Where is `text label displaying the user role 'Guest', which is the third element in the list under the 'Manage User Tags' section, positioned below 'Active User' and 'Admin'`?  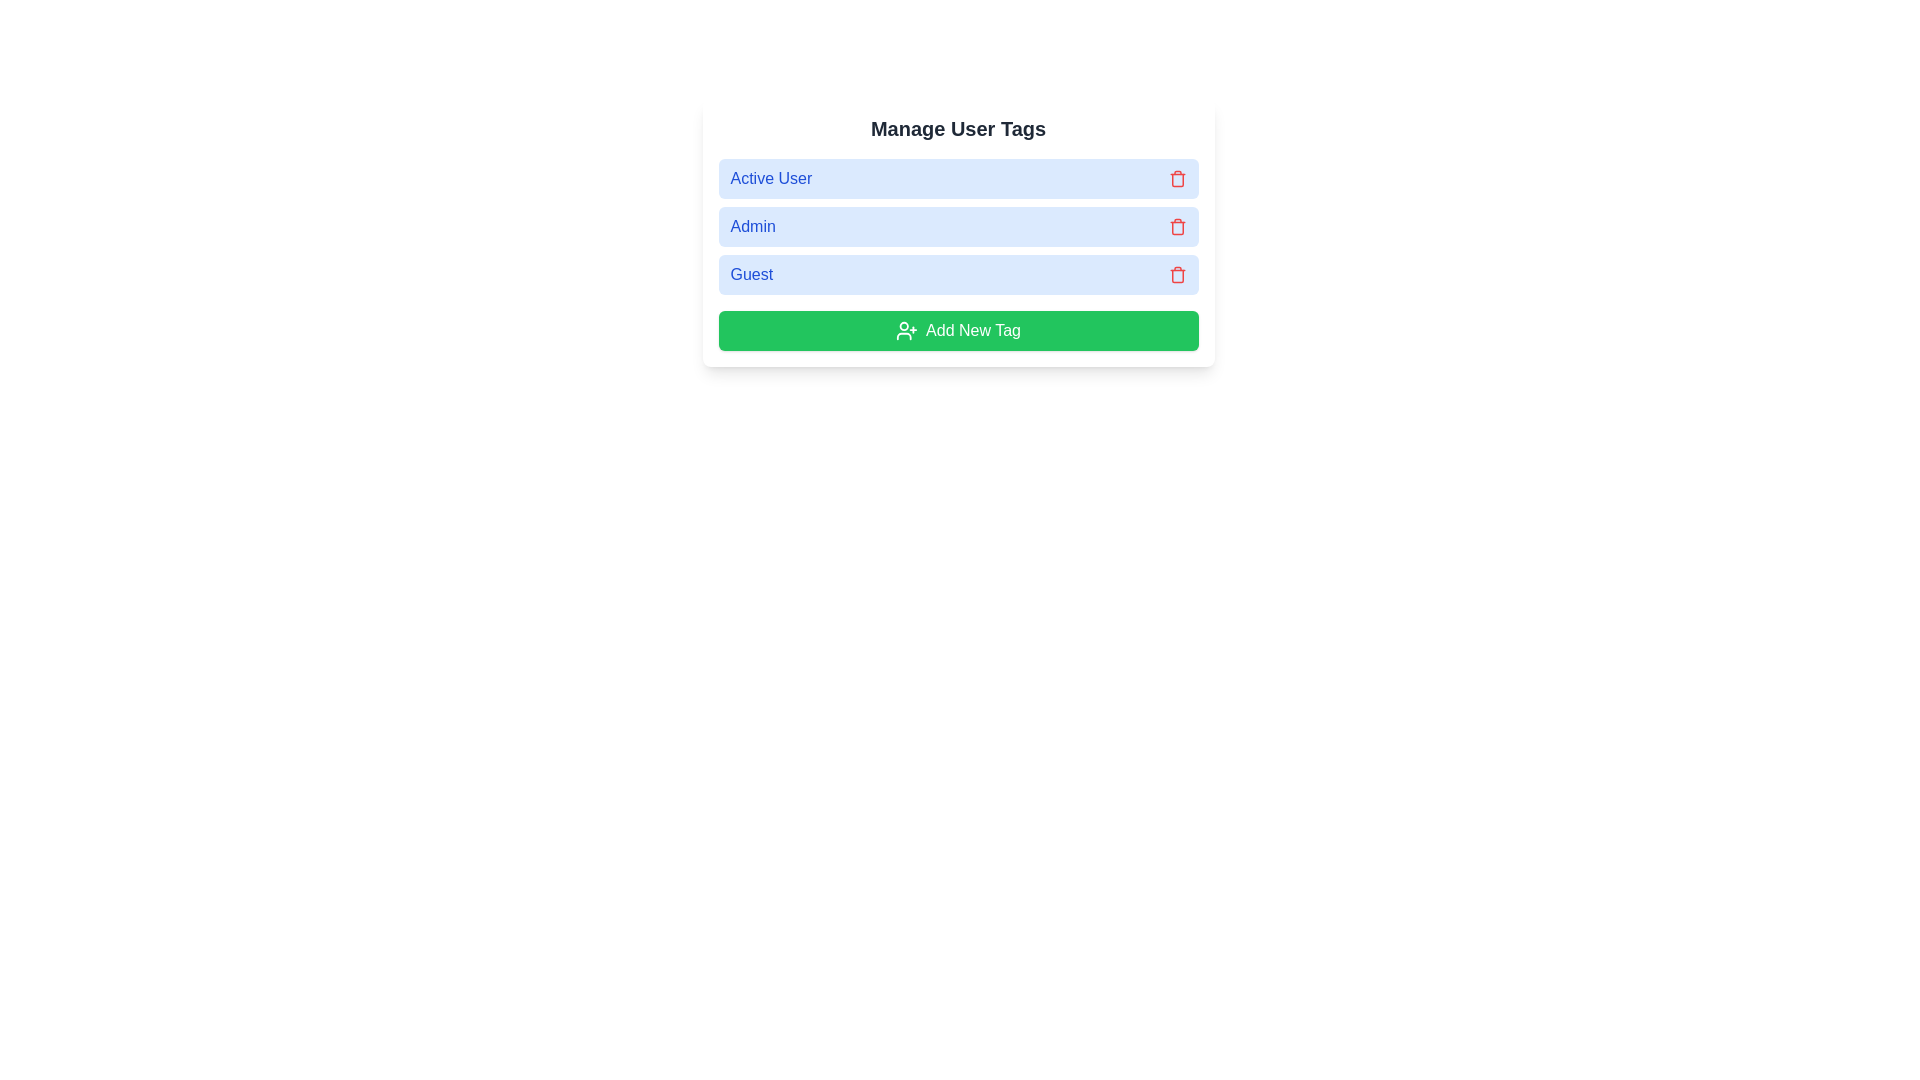 text label displaying the user role 'Guest', which is the third element in the list under the 'Manage User Tags' section, positioned below 'Active User' and 'Admin' is located at coordinates (750, 274).